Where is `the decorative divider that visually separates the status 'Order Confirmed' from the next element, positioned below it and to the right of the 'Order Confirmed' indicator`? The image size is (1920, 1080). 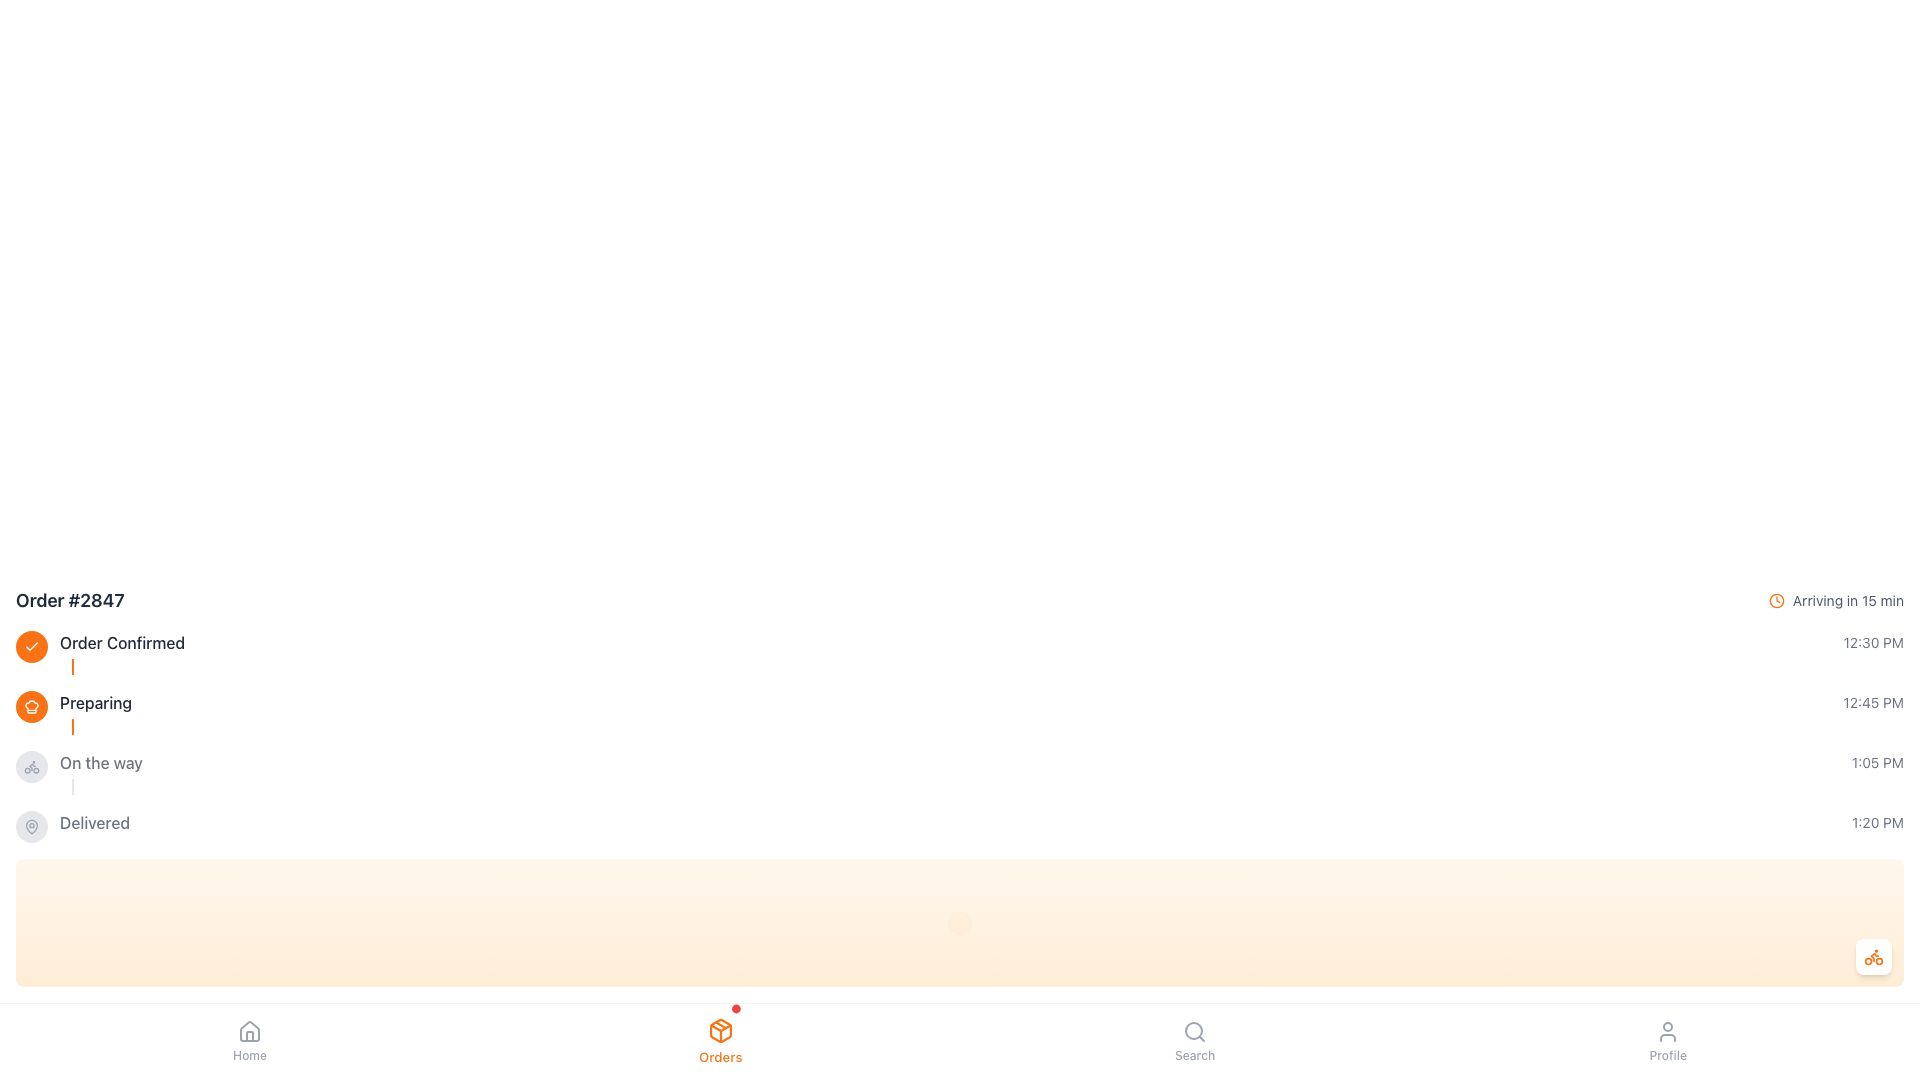
the decorative divider that visually separates the status 'Order Confirmed' from the next element, positioned below it and to the right of the 'Order Confirmed' indicator is located at coordinates (72, 667).